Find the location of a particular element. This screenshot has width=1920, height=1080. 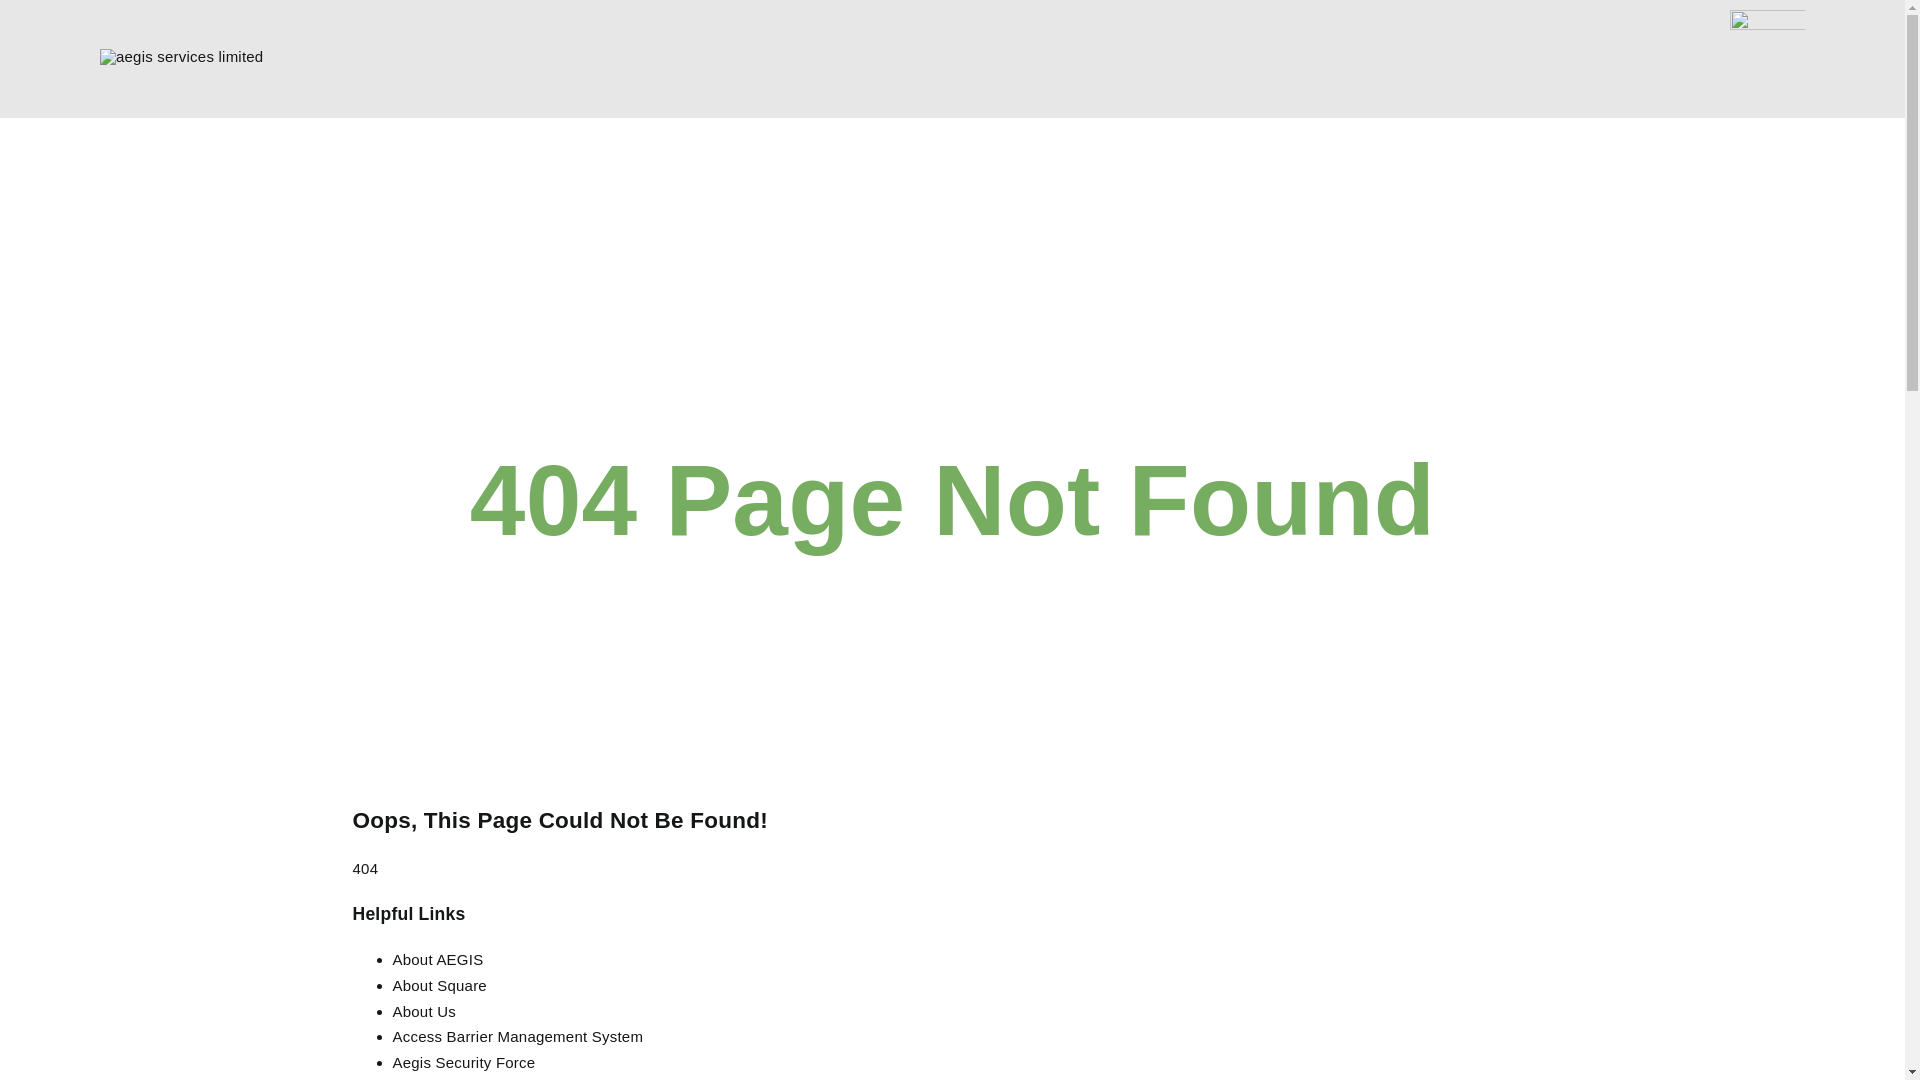

'Aegis Security Force' is located at coordinates (462, 1061).